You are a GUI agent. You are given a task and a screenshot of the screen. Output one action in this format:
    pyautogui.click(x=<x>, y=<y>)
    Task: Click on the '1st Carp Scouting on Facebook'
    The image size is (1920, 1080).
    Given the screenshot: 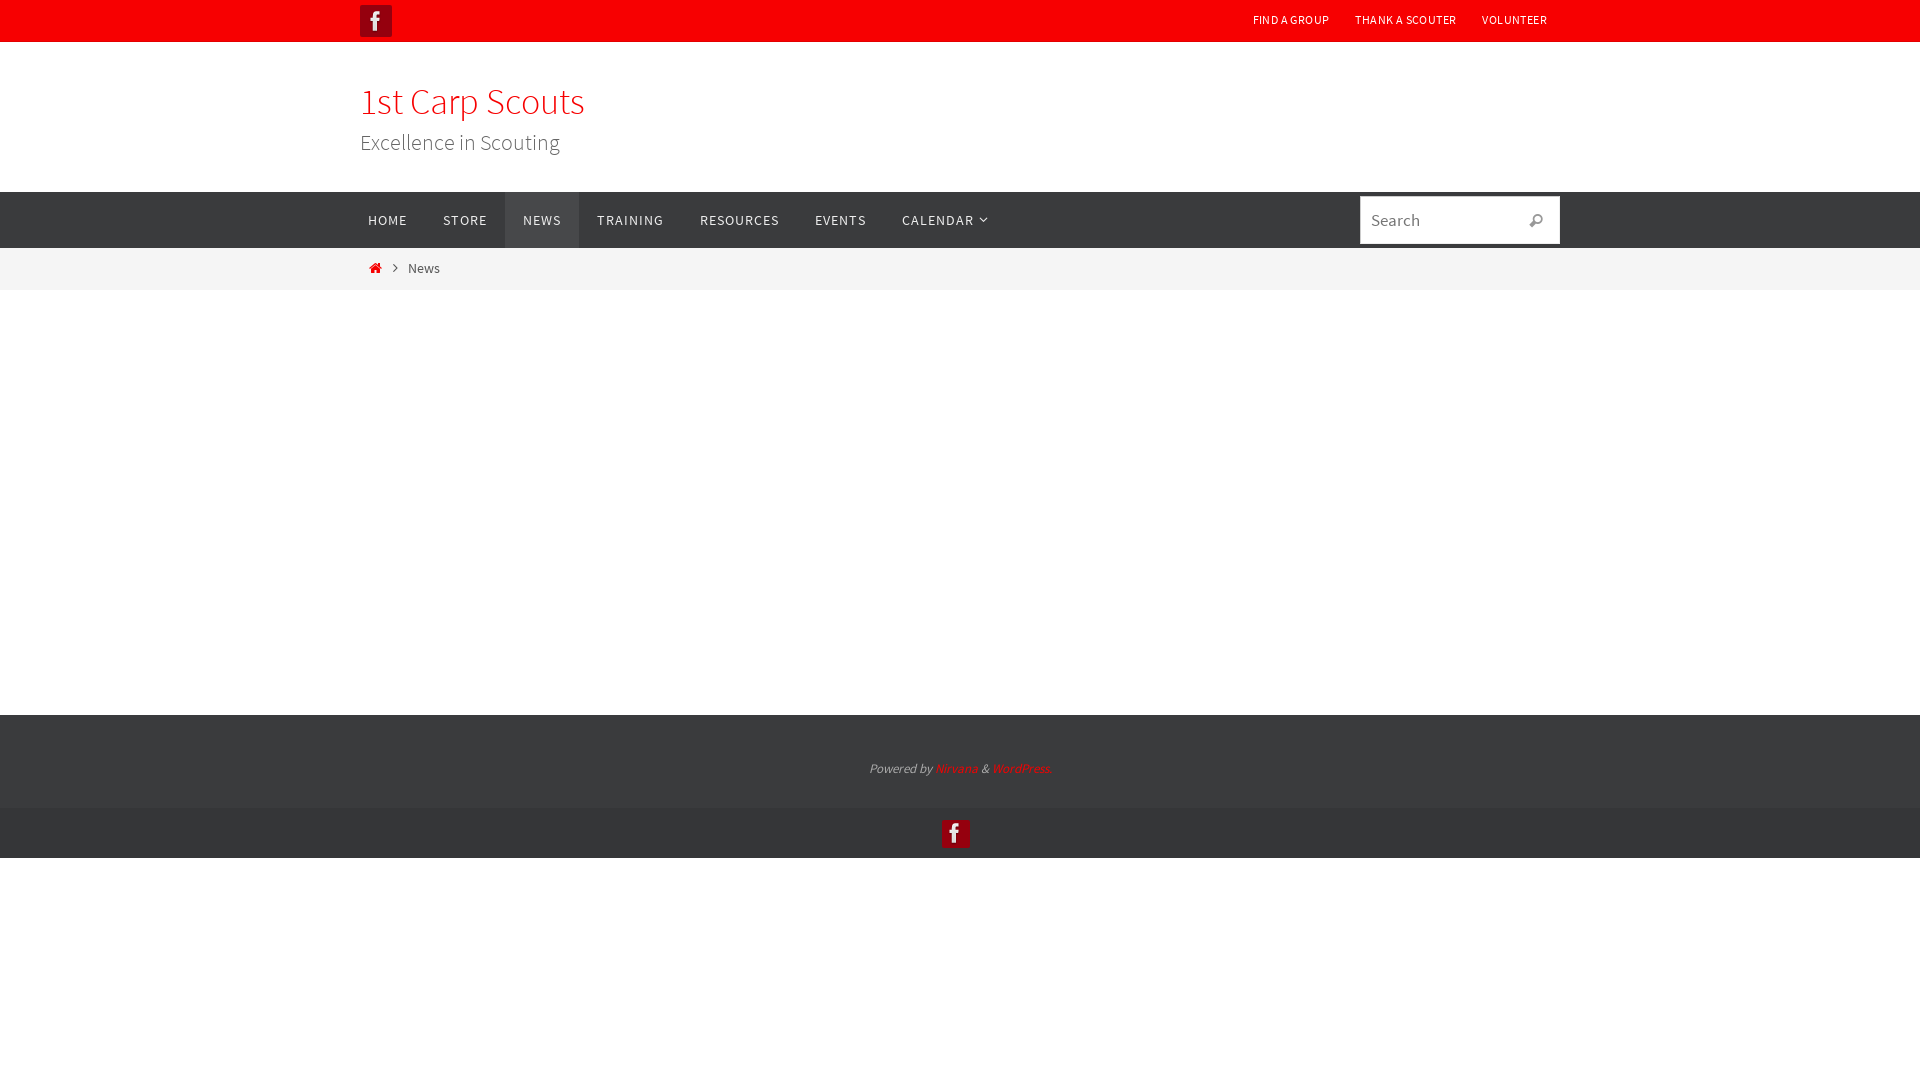 What is the action you would take?
    pyautogui.click(x=375, y=20)
    